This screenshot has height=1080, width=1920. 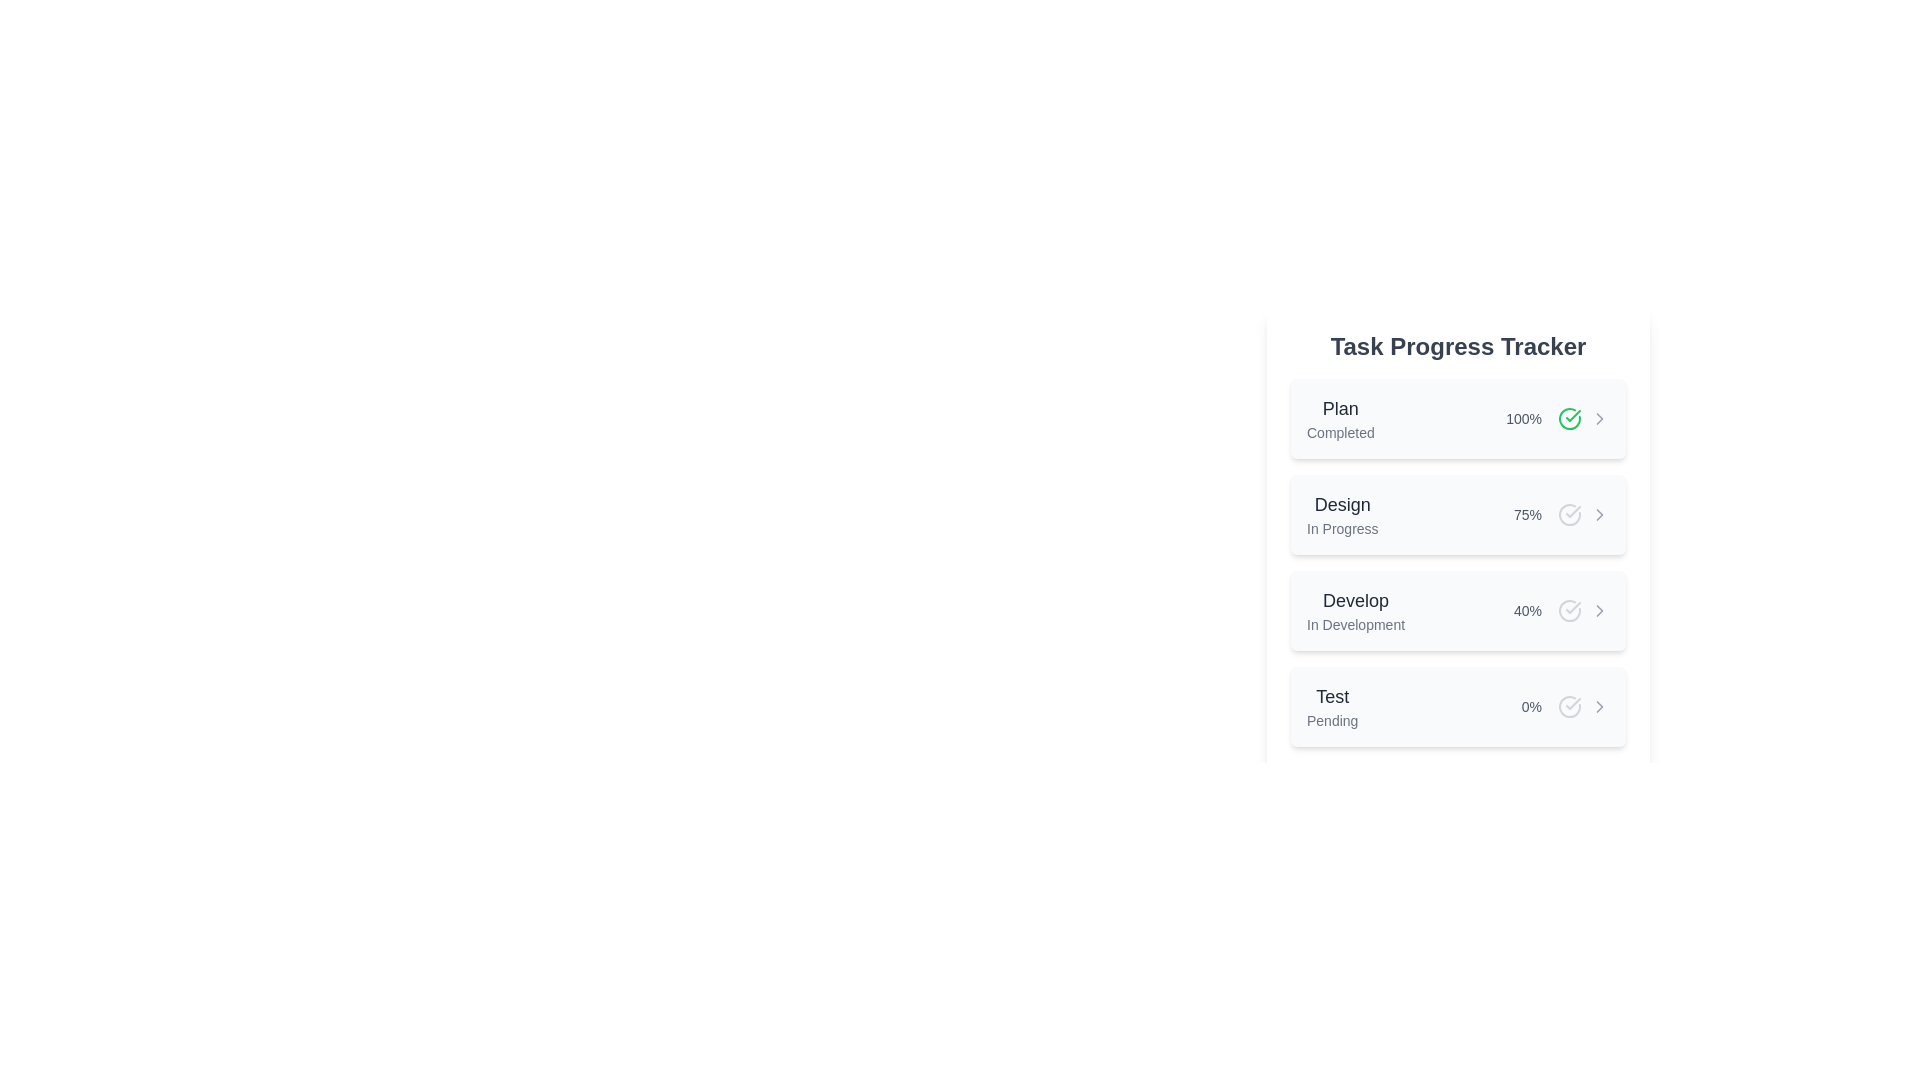 I want to click on the 'Completed' text label, which is a small gray font located beneath the 'Plan' label in the task status panel, so click(x=1340, y=431).